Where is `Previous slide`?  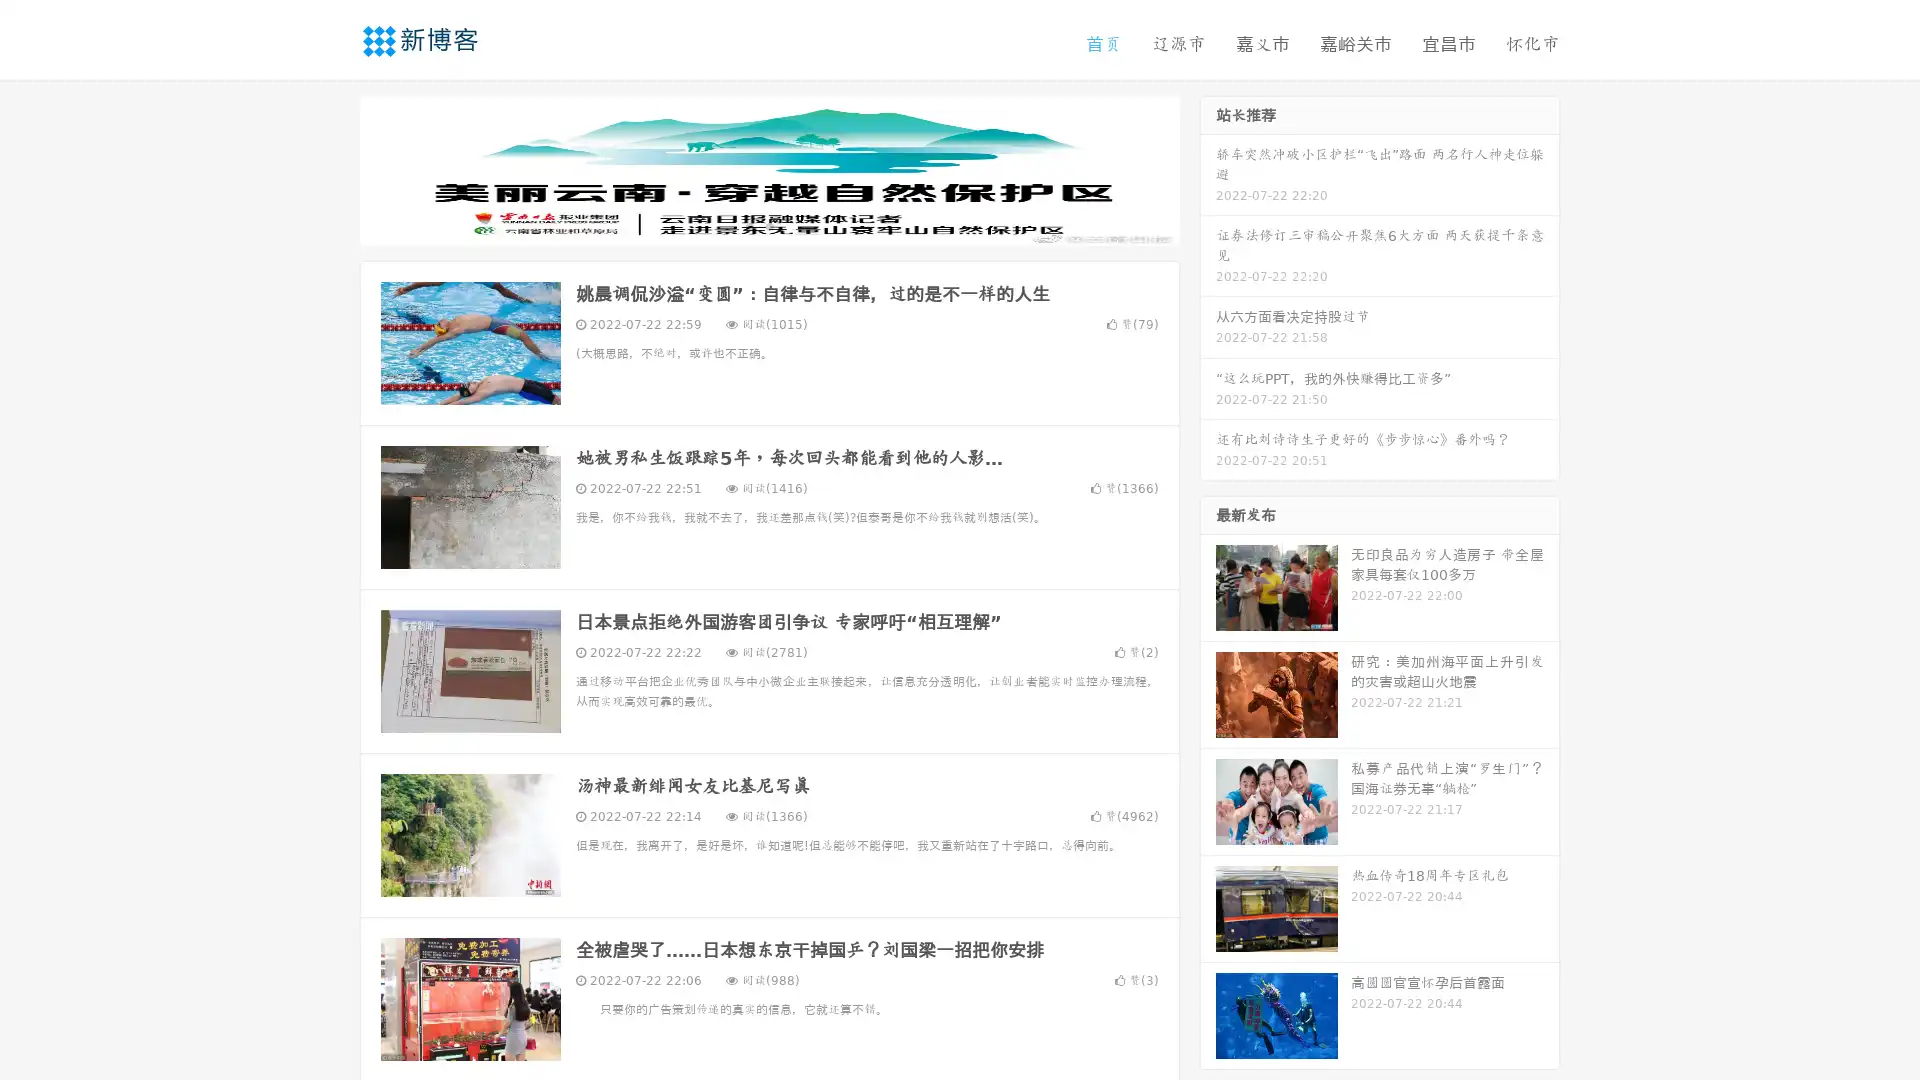 Previous slide is located at coordinates (330, 168).